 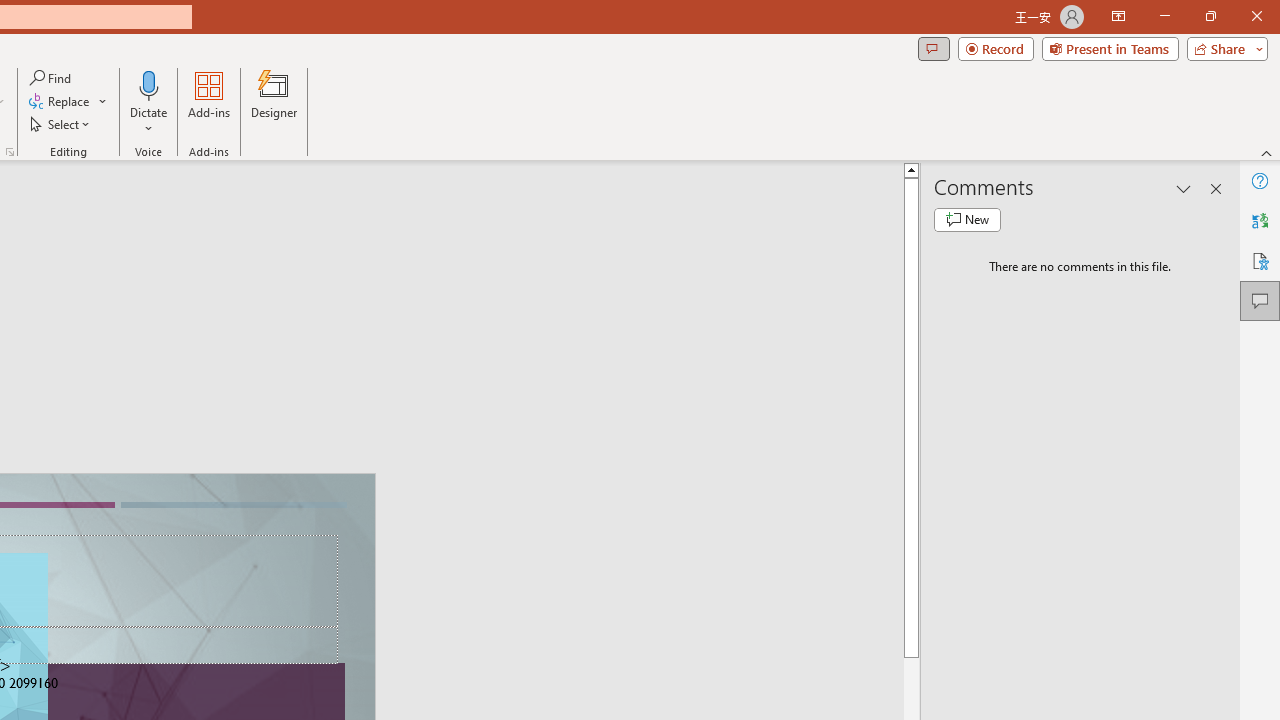 What do you see at coordinates (69, 101) in the screenshot?
I see `'Replace...'` at bounding box center [69, 101].